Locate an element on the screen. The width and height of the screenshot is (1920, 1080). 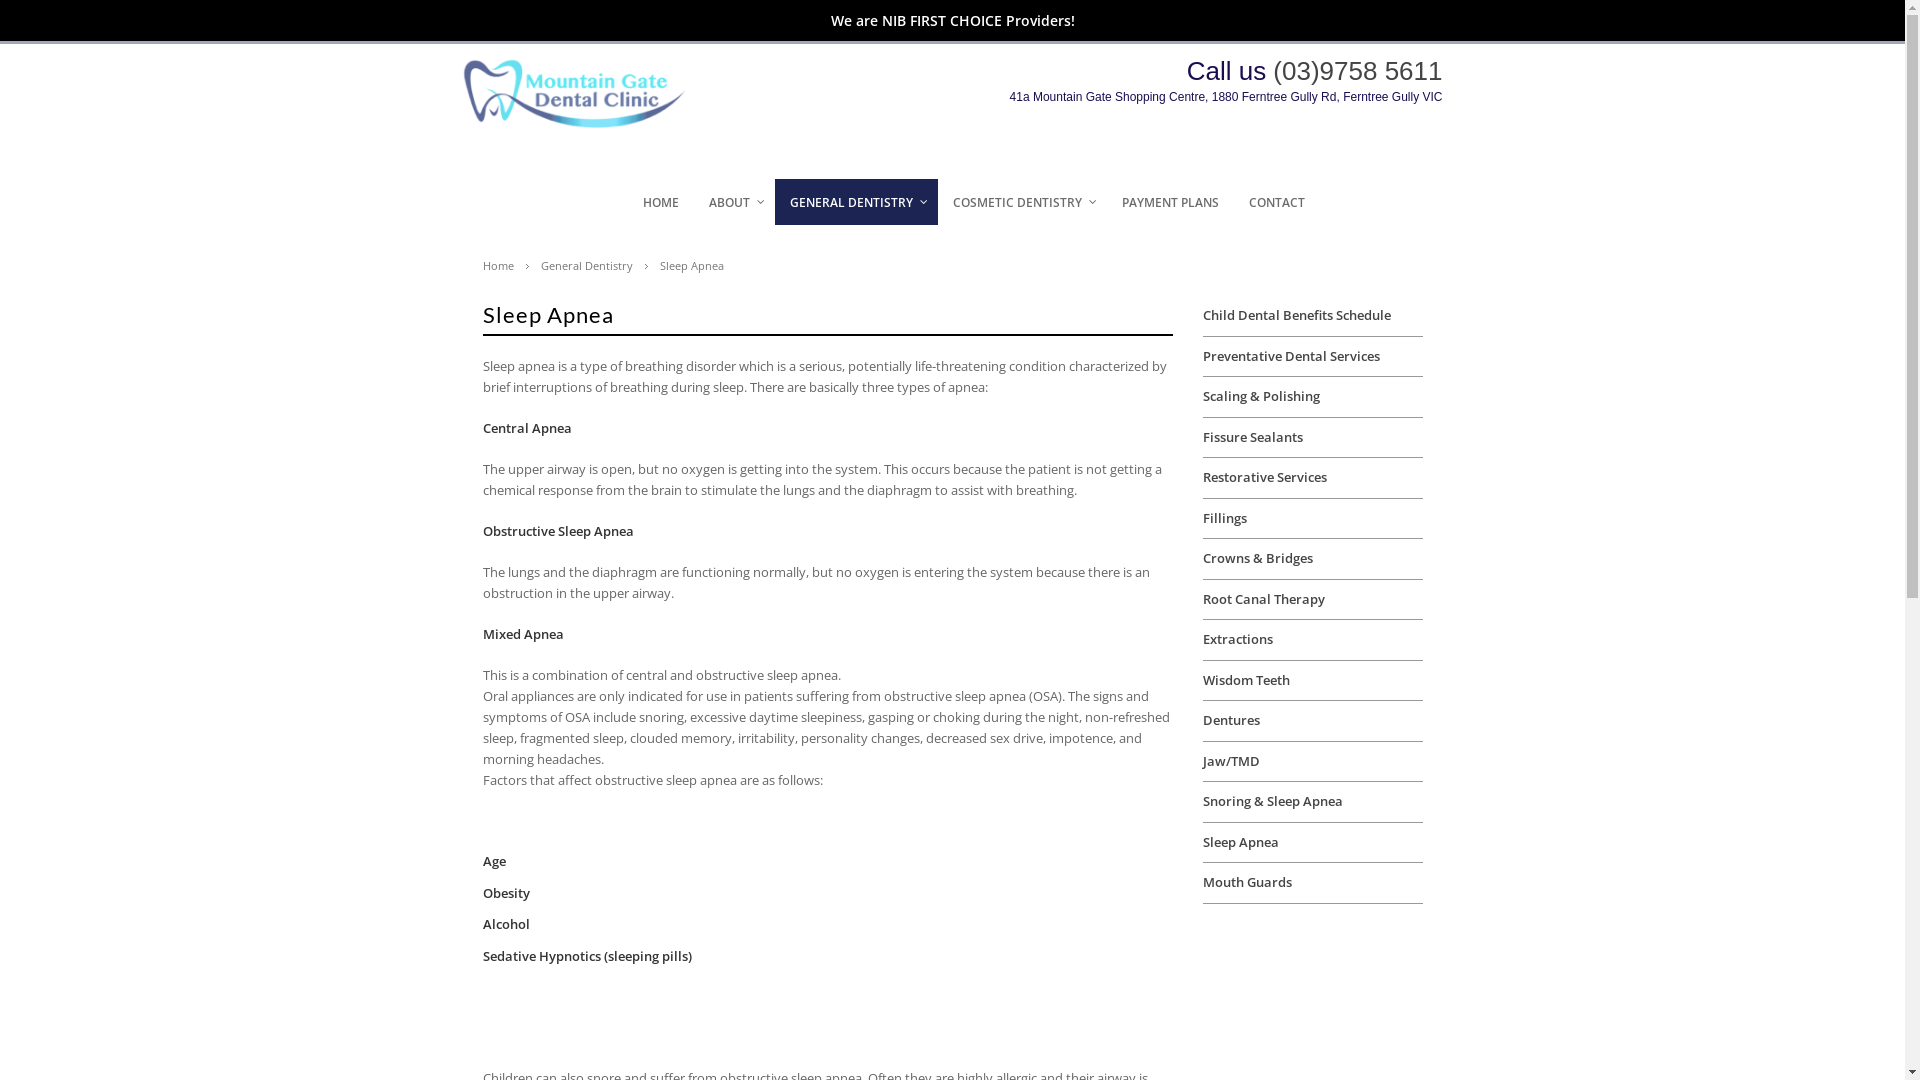
'General Dentistry' is located at coordinates (595, 265).